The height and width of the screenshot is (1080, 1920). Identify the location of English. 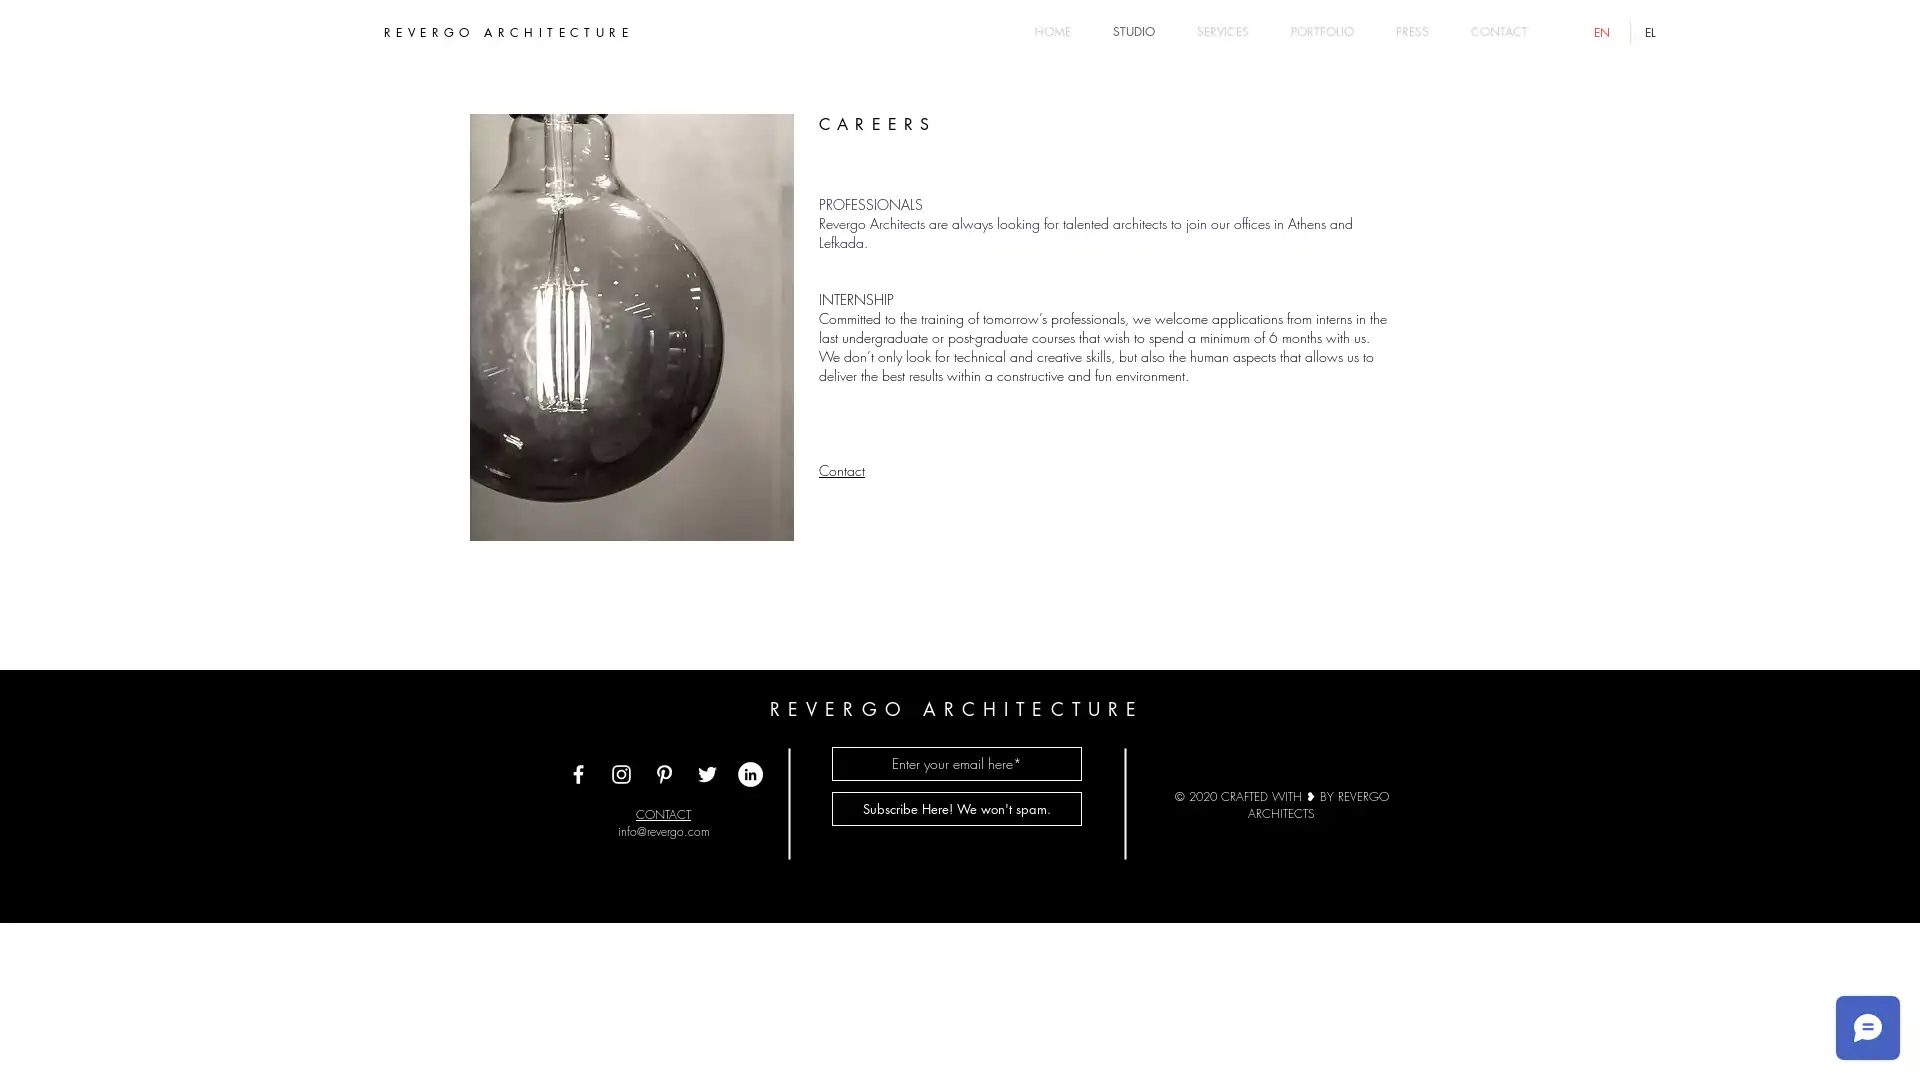
(1604, 33).